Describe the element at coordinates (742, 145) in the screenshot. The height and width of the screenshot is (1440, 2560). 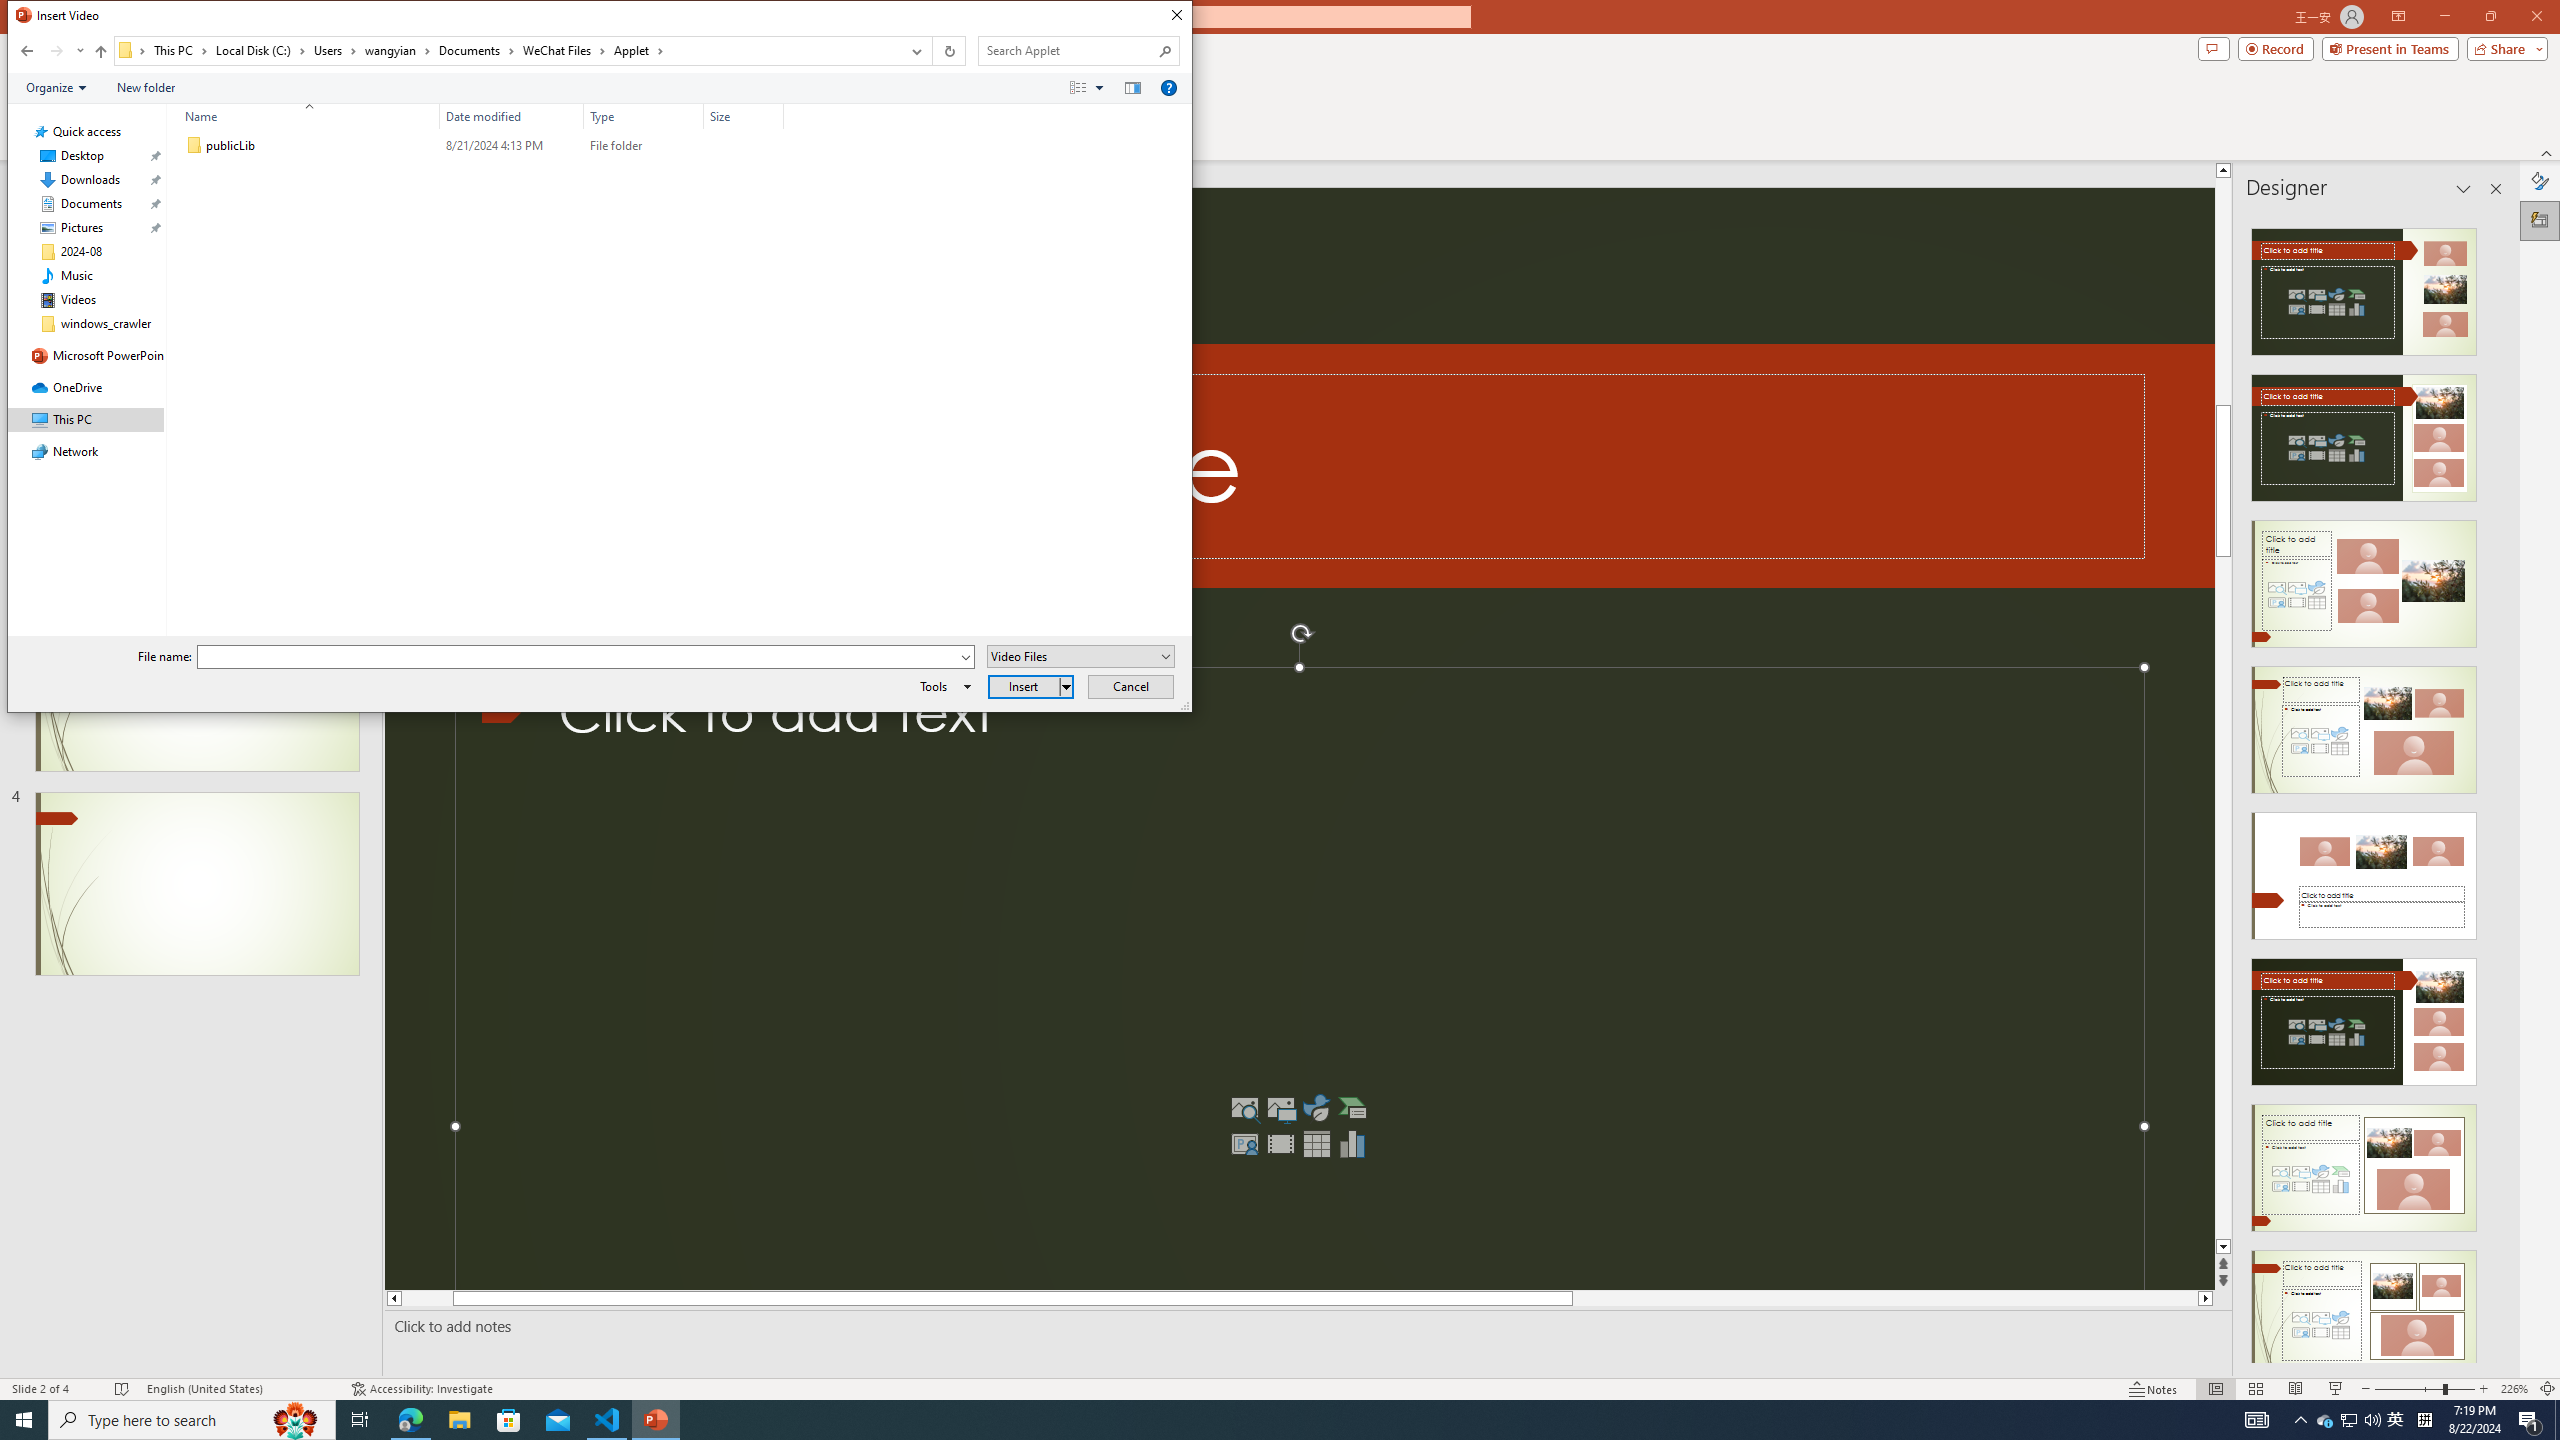
I see `'Size'` at that location.